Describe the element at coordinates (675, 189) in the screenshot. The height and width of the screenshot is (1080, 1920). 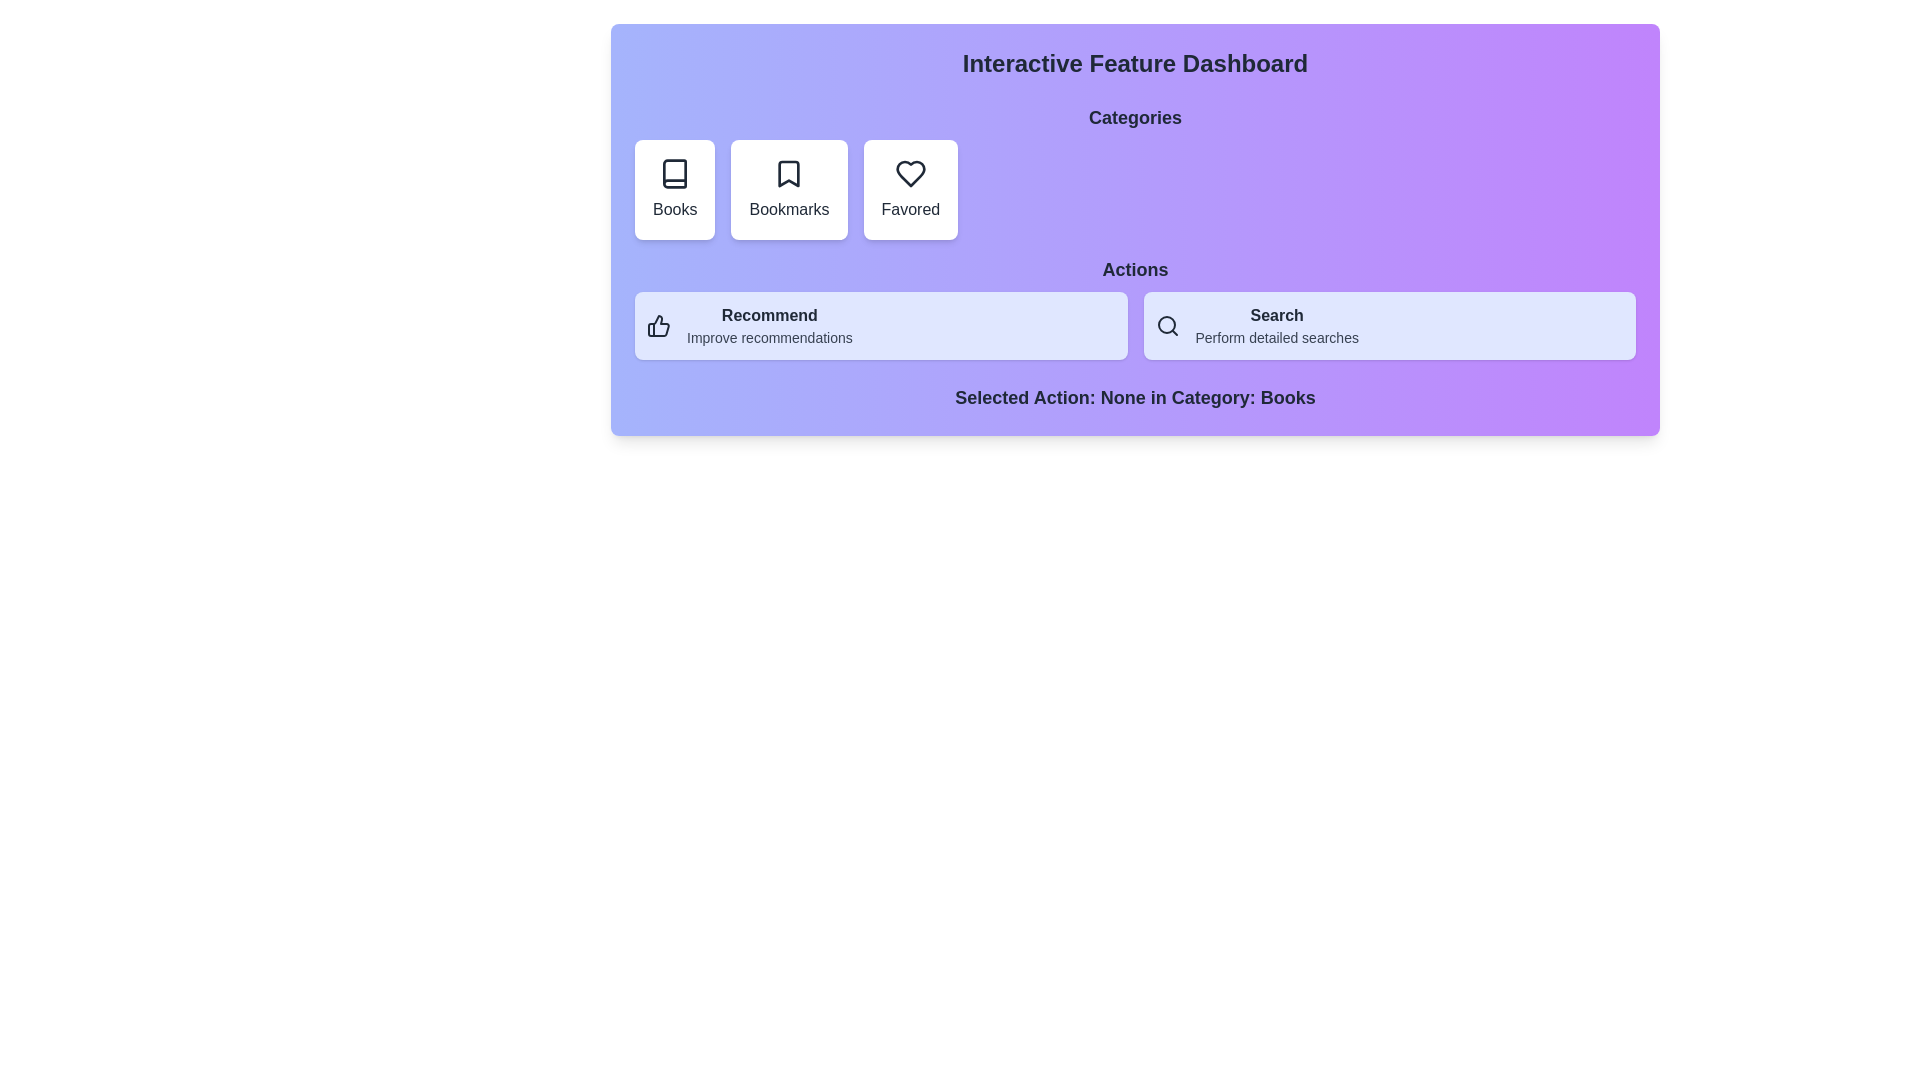
I see `the first button-like clickable card in the 'Categories' section, which features a book icon and the text 'Books', for visual feedback` at that location.